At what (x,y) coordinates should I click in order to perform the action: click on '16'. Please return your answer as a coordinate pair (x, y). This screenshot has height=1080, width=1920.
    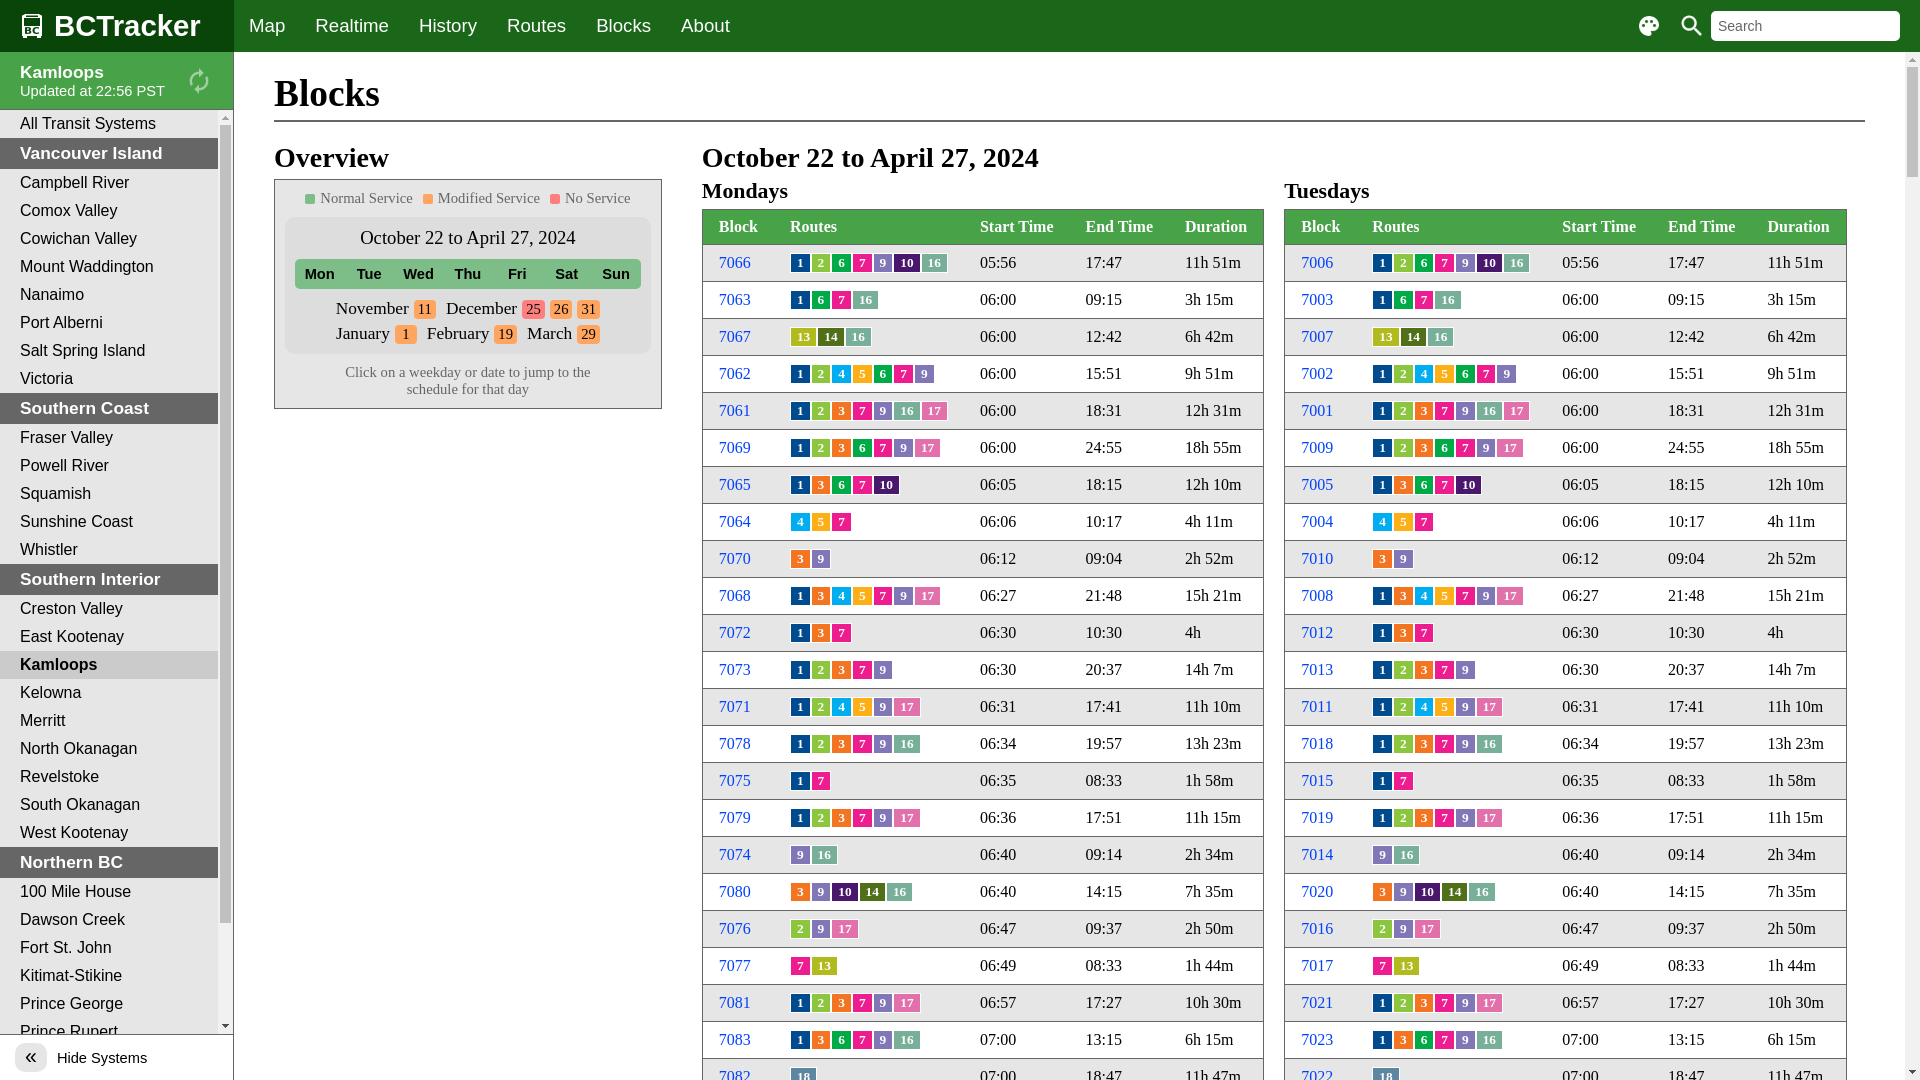
    Looking at the image, I should click on (898, 890).